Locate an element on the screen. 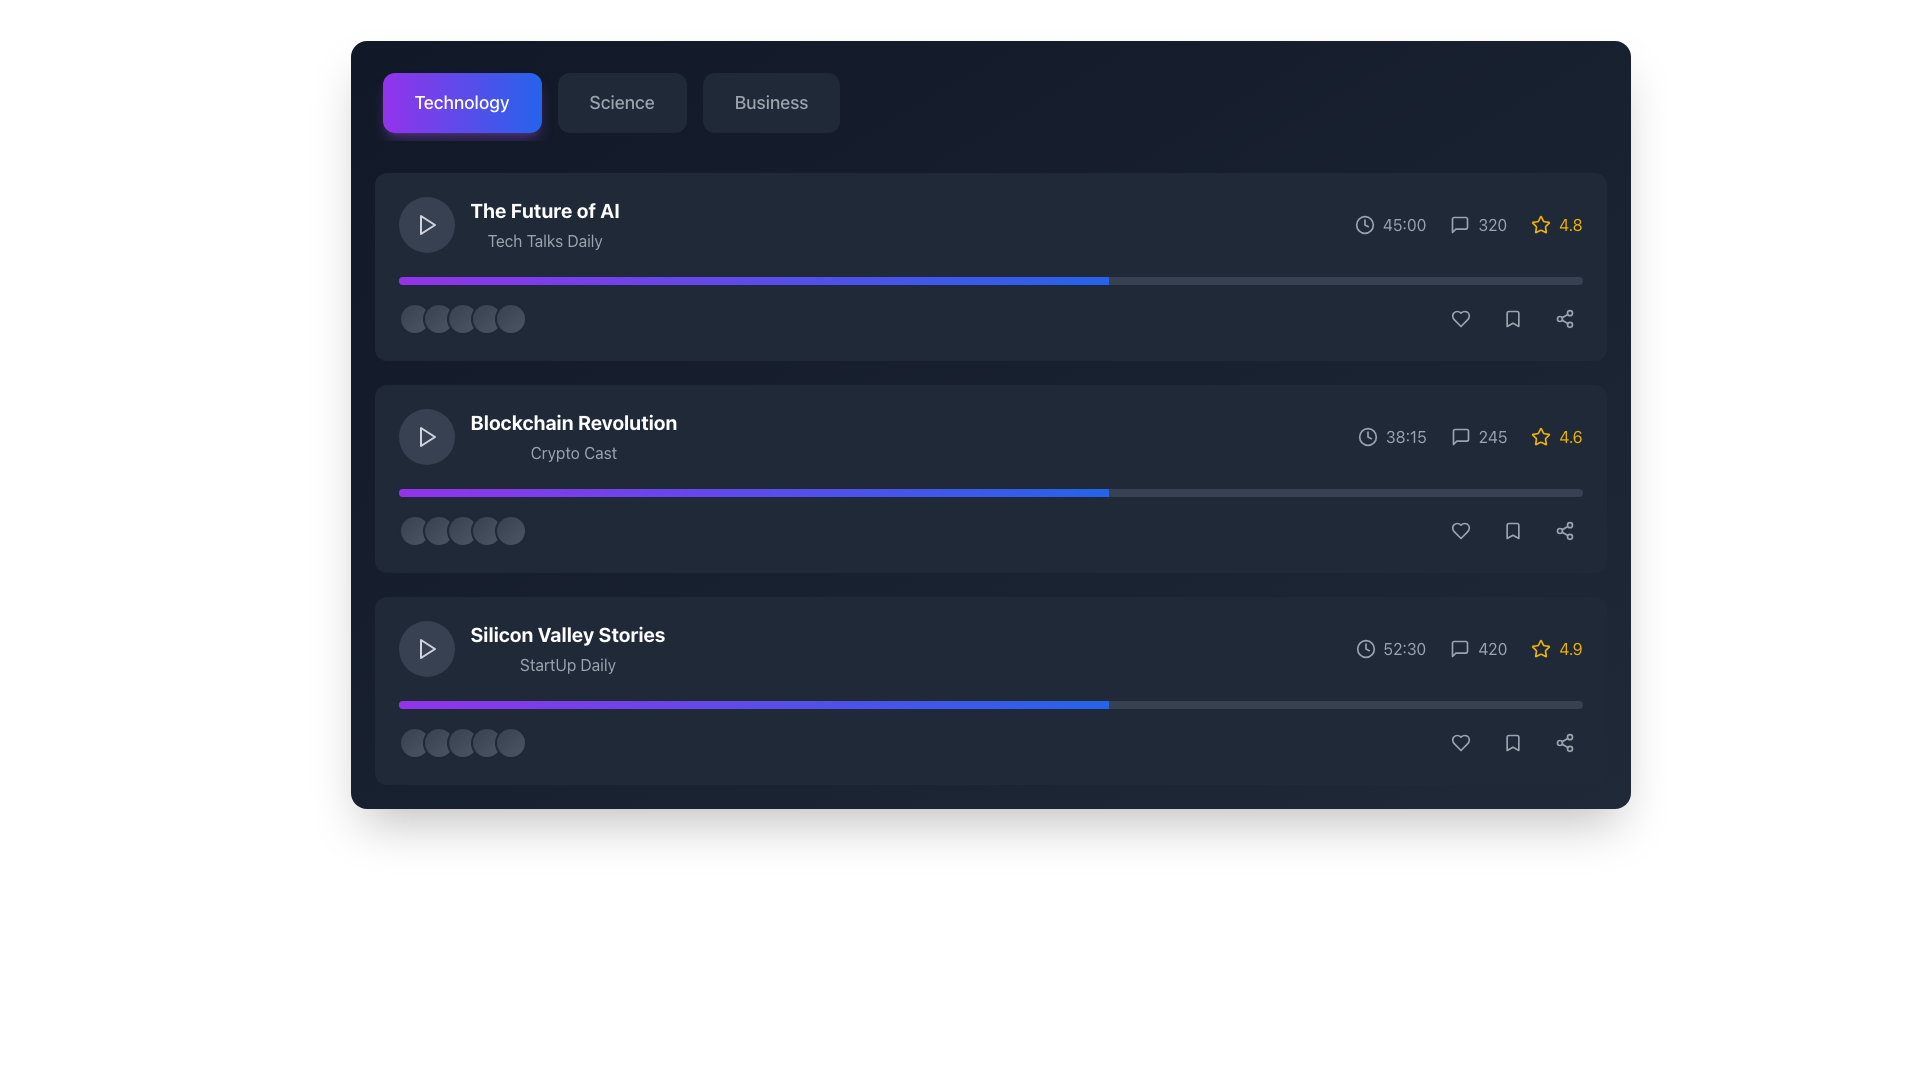  the text element that reads 'StartUp Daily' is located at coordinates (566, 664).